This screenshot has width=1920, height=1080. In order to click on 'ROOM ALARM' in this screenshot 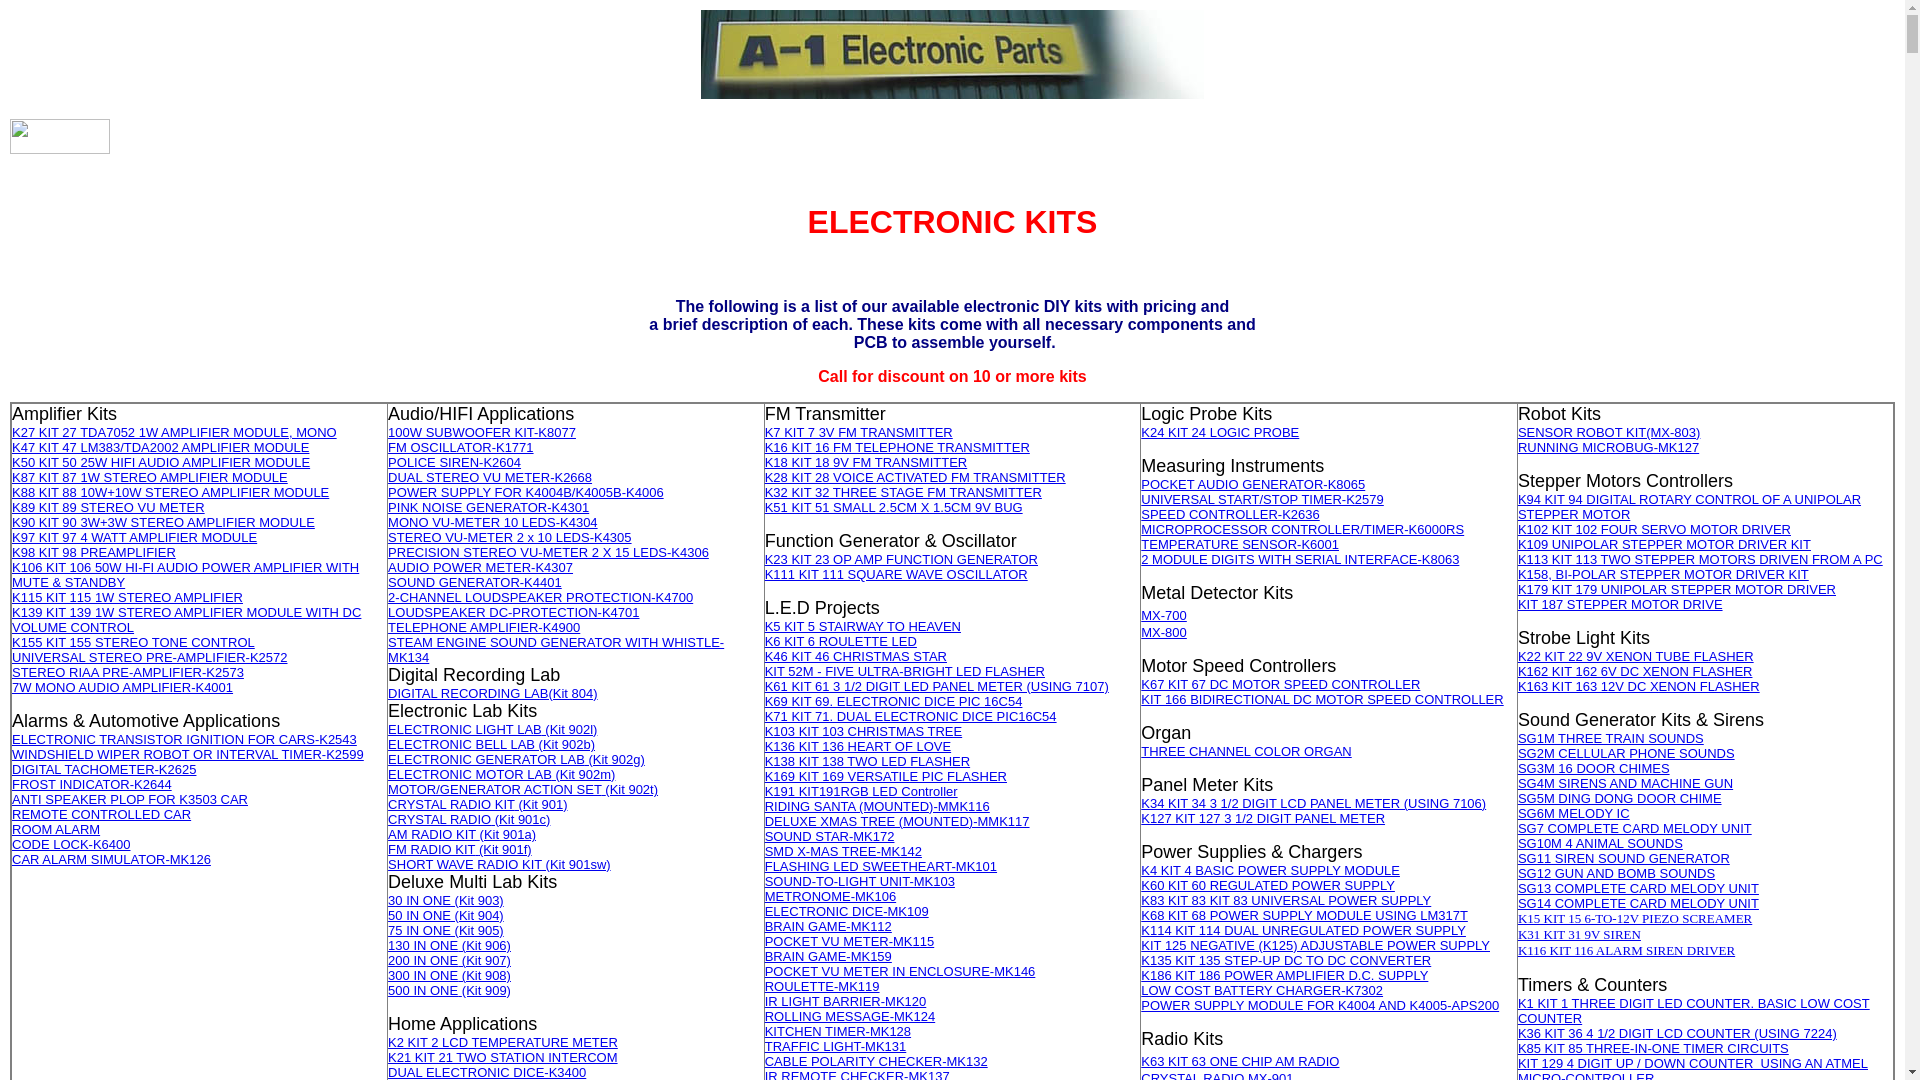, I will do `click(56, 829)`.